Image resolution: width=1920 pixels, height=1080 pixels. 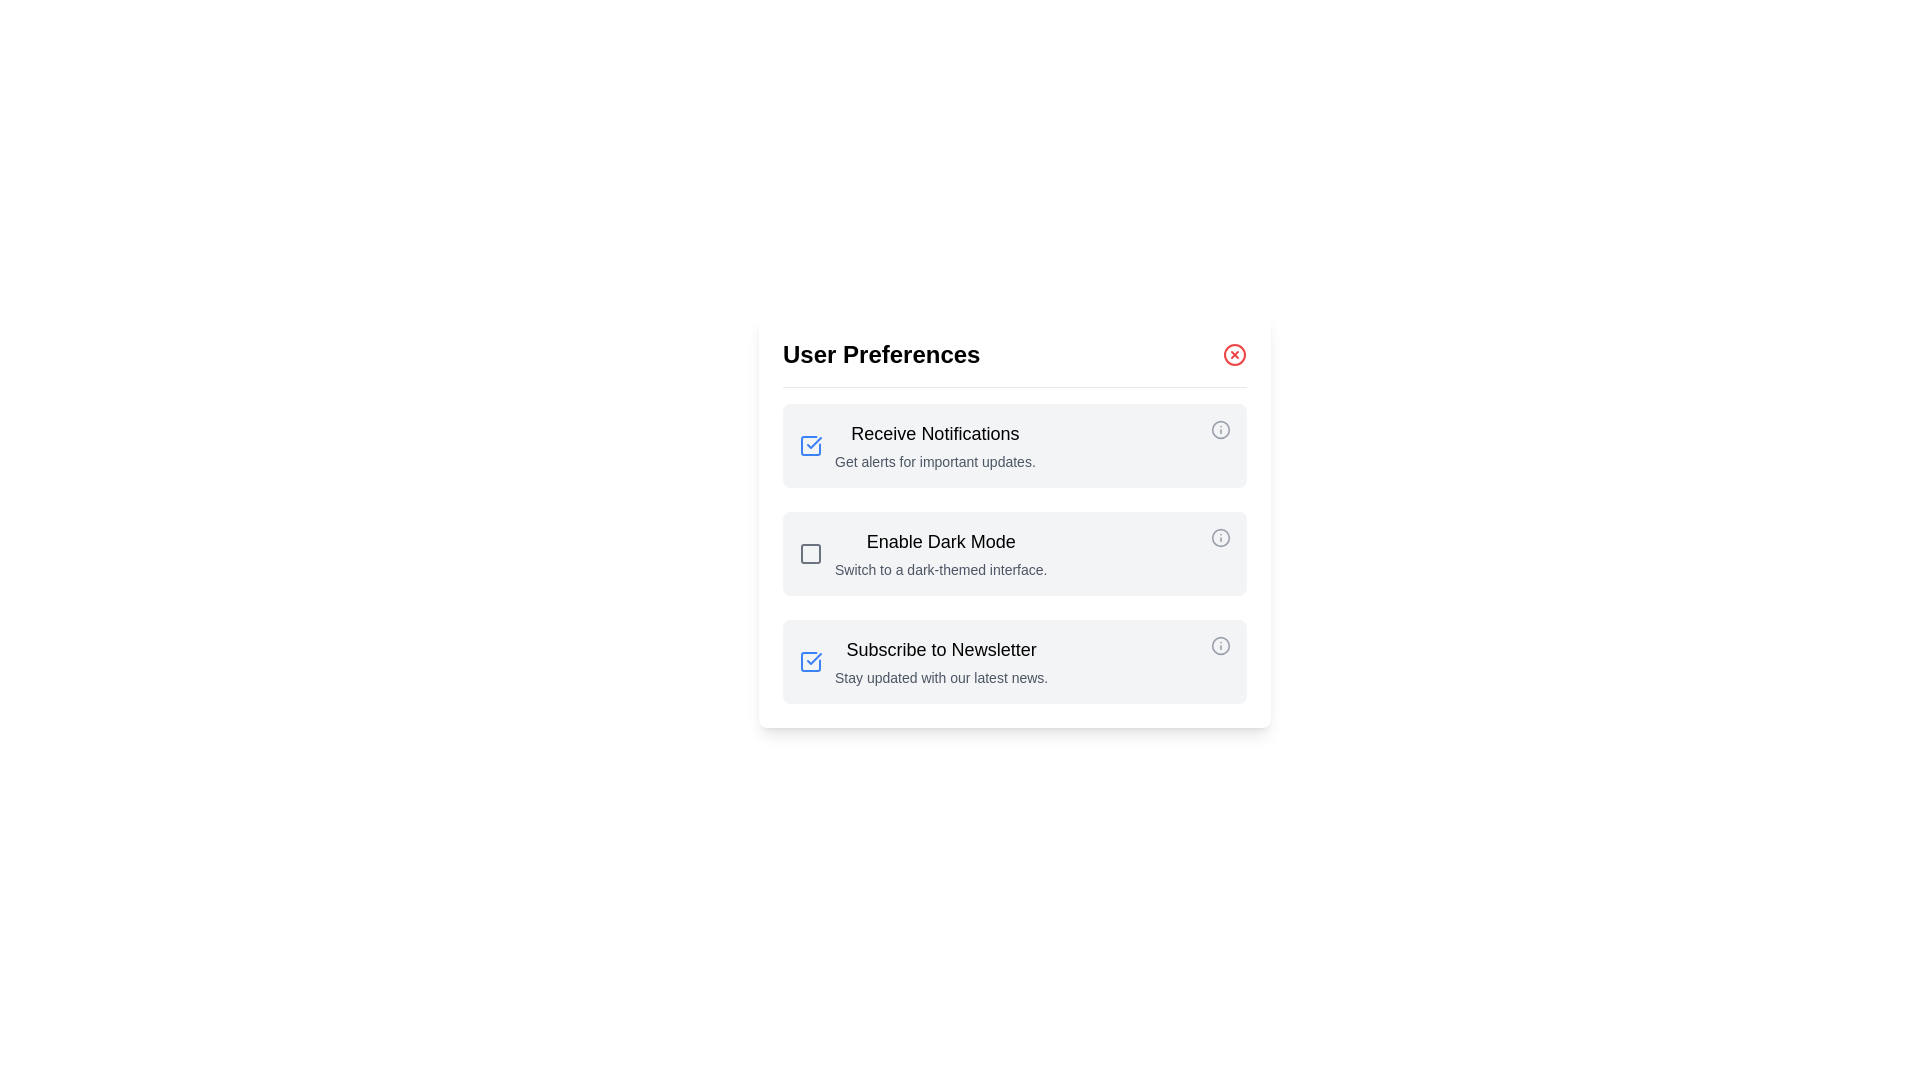 I want to click on the checkbox located to the far left of the 'Subscribe to Newsletter' label, so click(x=816, y=662).